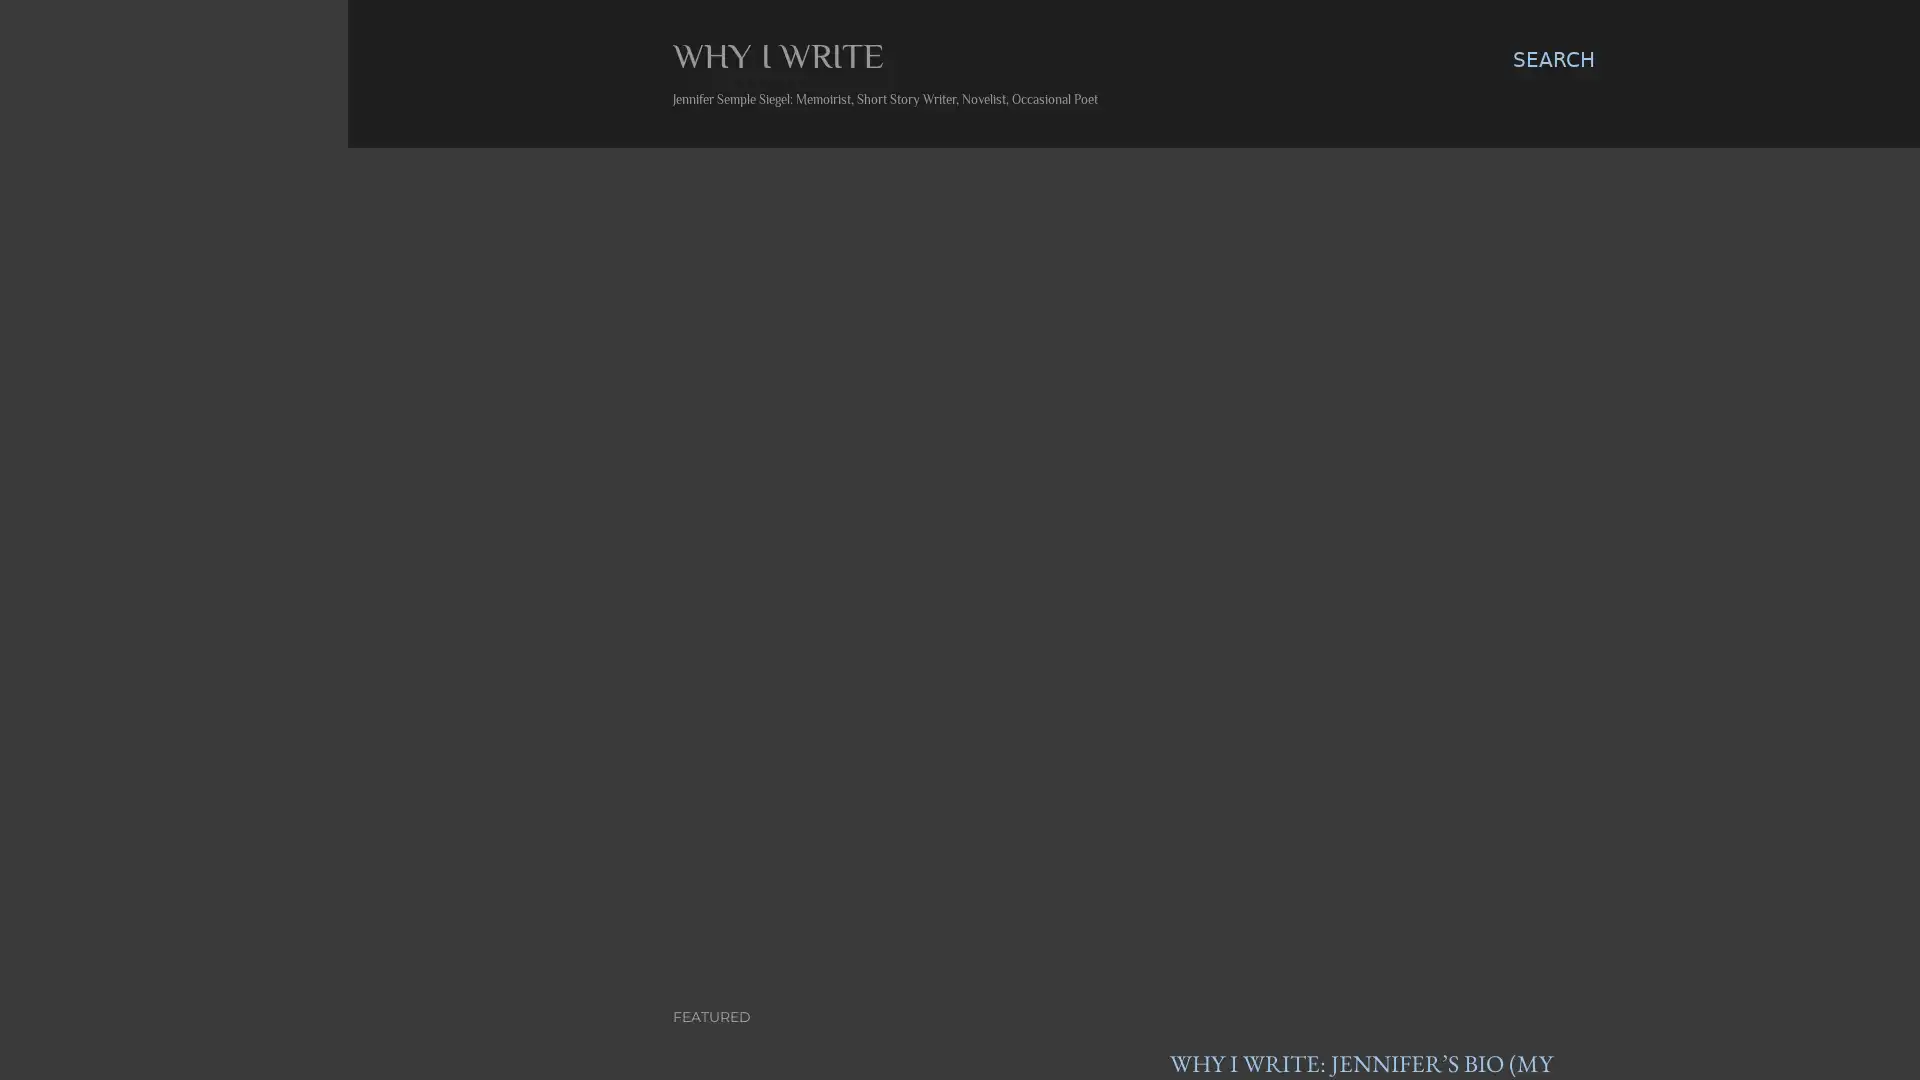 This screenshot has width=1920, height=1080. What do you see at coordinates (1553, 59) in the screenshot?
I see `Search` at bounding box center [1553, 59].